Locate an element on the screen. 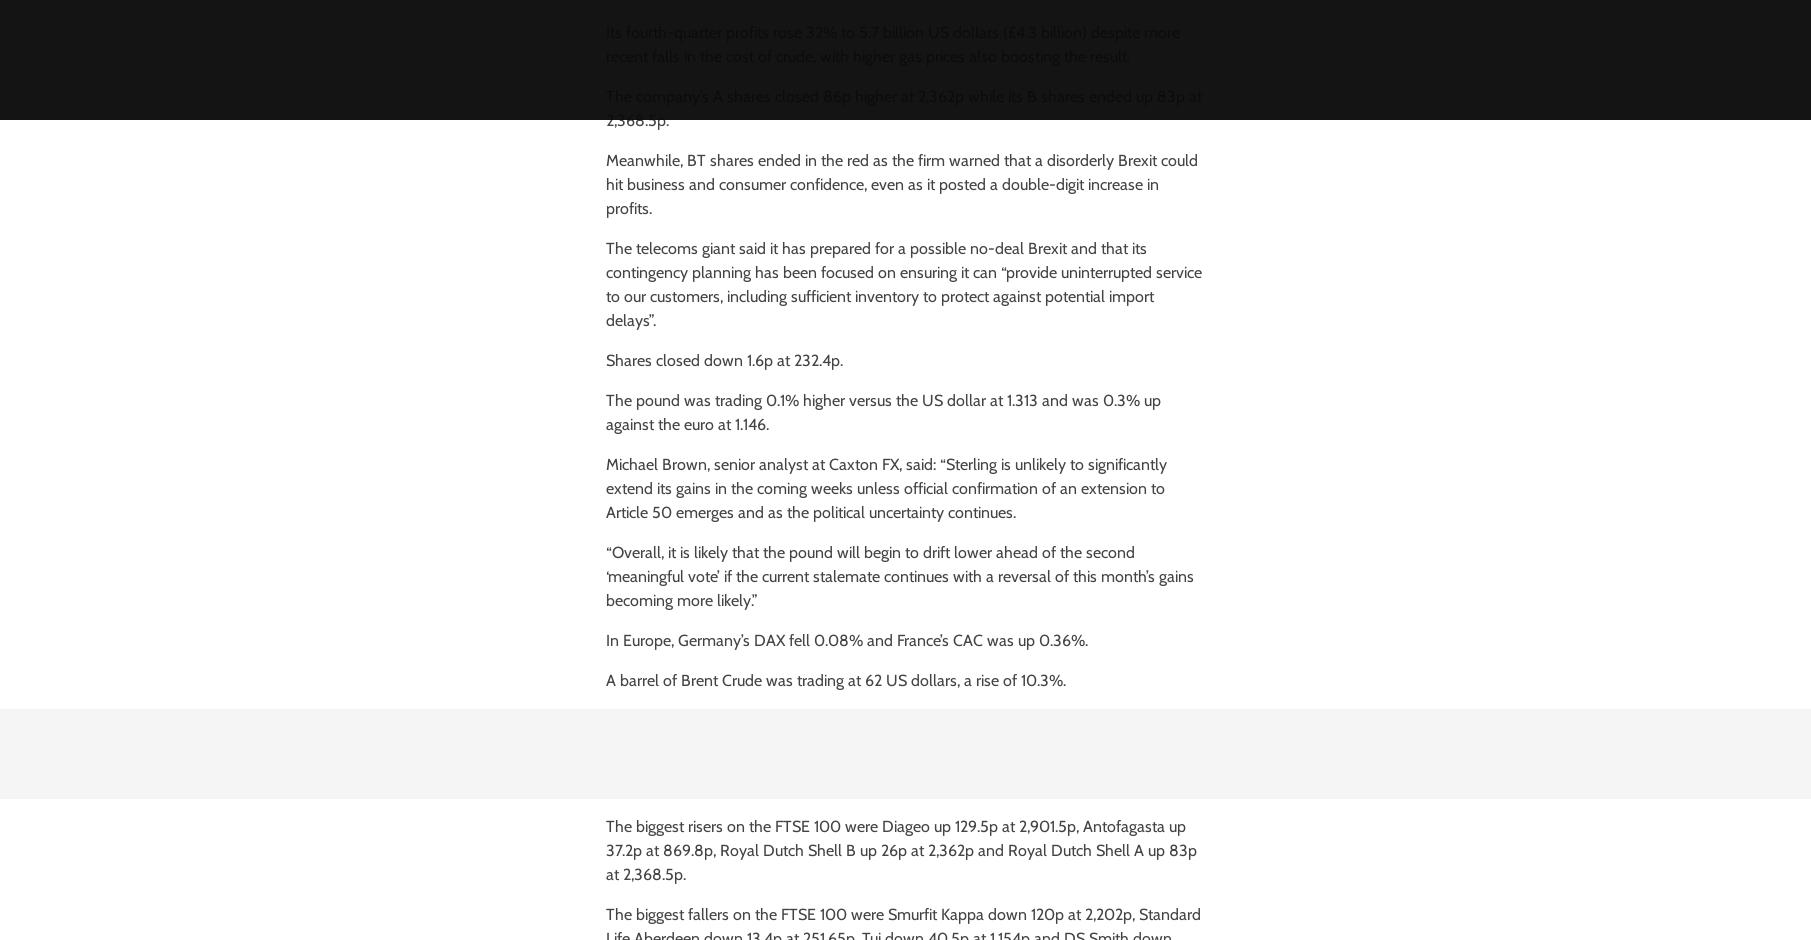  'The biggest risers on the FTSE 100 were Diageo up 129.5p at 2,901.5p, Antofagasta up 37.2p at 869.8p, Royal Dutch Shell B up 26p at 2,362p and Royal Dutch Shell A up 83p at 2,368.5p.' is located at coordinates (900, 849).